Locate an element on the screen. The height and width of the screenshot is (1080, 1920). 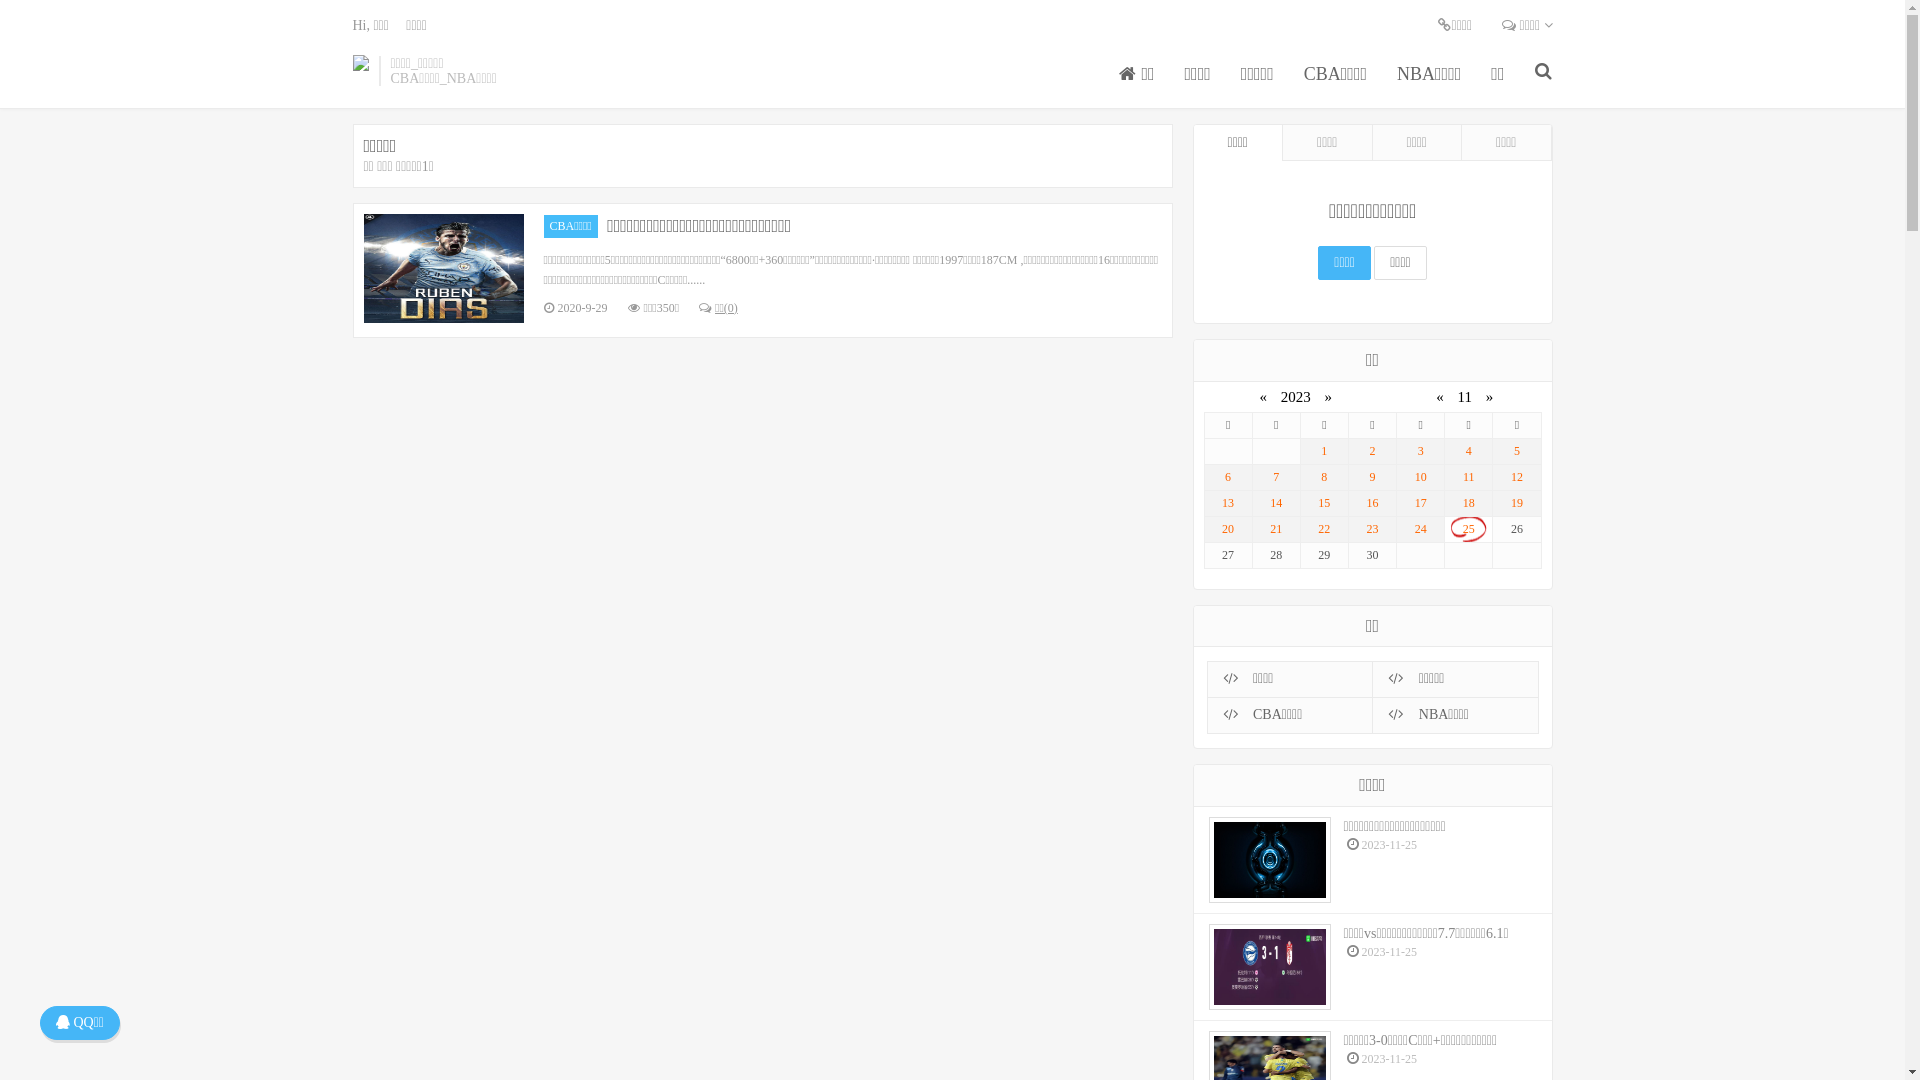
'23' is located at coordinates (1371, 528).